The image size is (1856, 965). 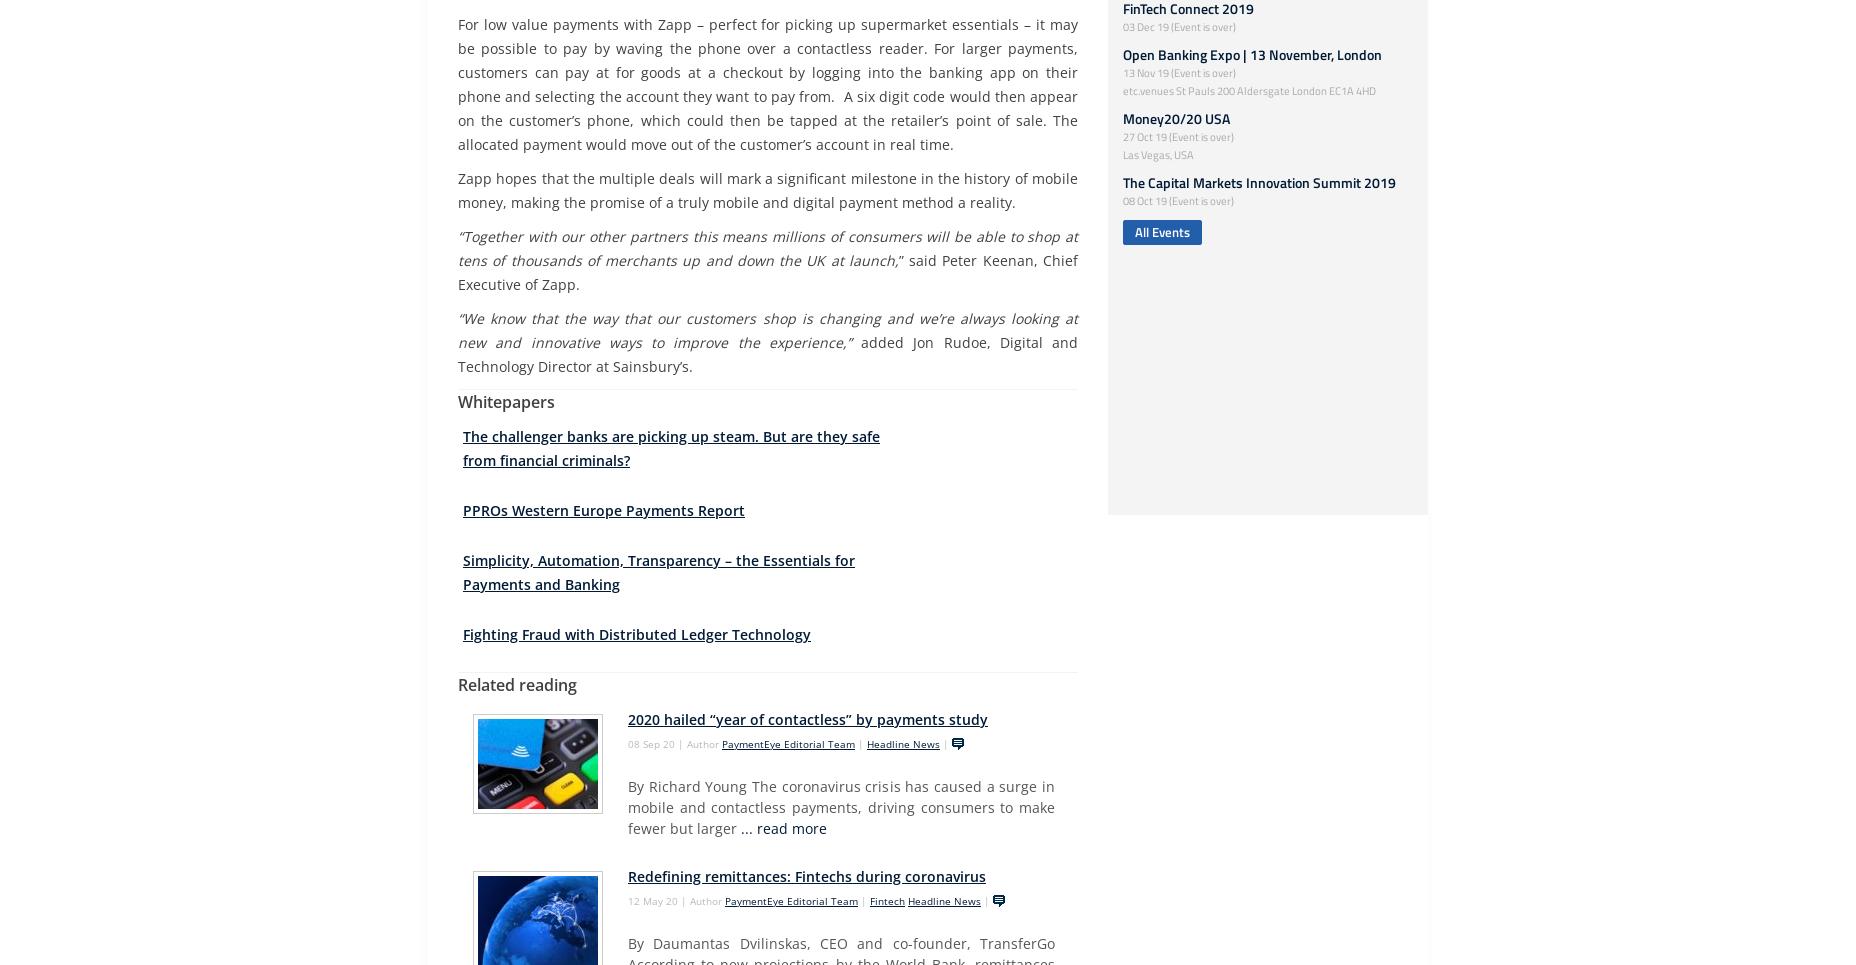 What do you see at coordinates (458, 190) in the screenshot?
I see `'Zapp hopes that the multiple deals will mark a significant milestone in the history of mobile money, making the promise of a truly mobile and digital payment method a reality.'` at bounding box center [458, 190].